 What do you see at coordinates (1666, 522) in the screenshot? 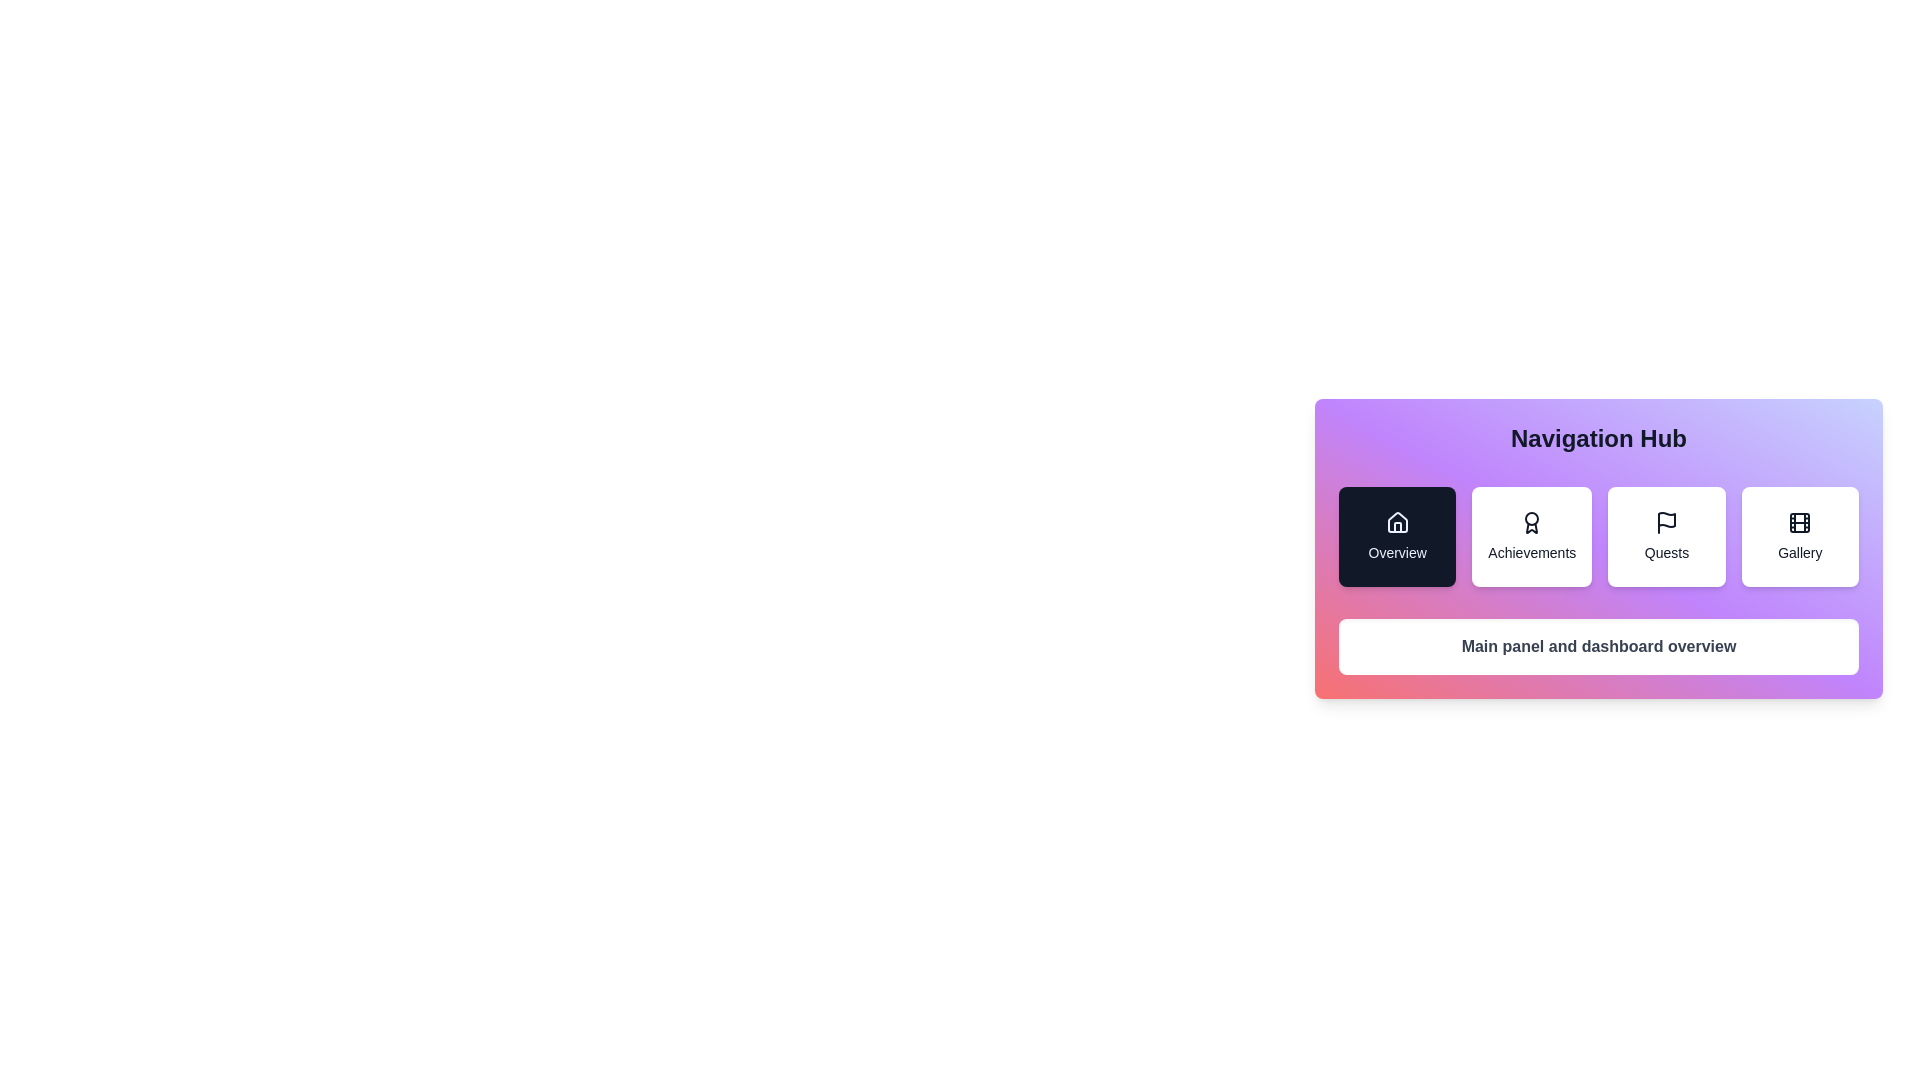
I see `the flag icon with a bold outline and a waving shape, located in the third position among the navigation buttons in the 'Quests' section of the 'Navigation Hub'` at bounding box center [1666, 522].